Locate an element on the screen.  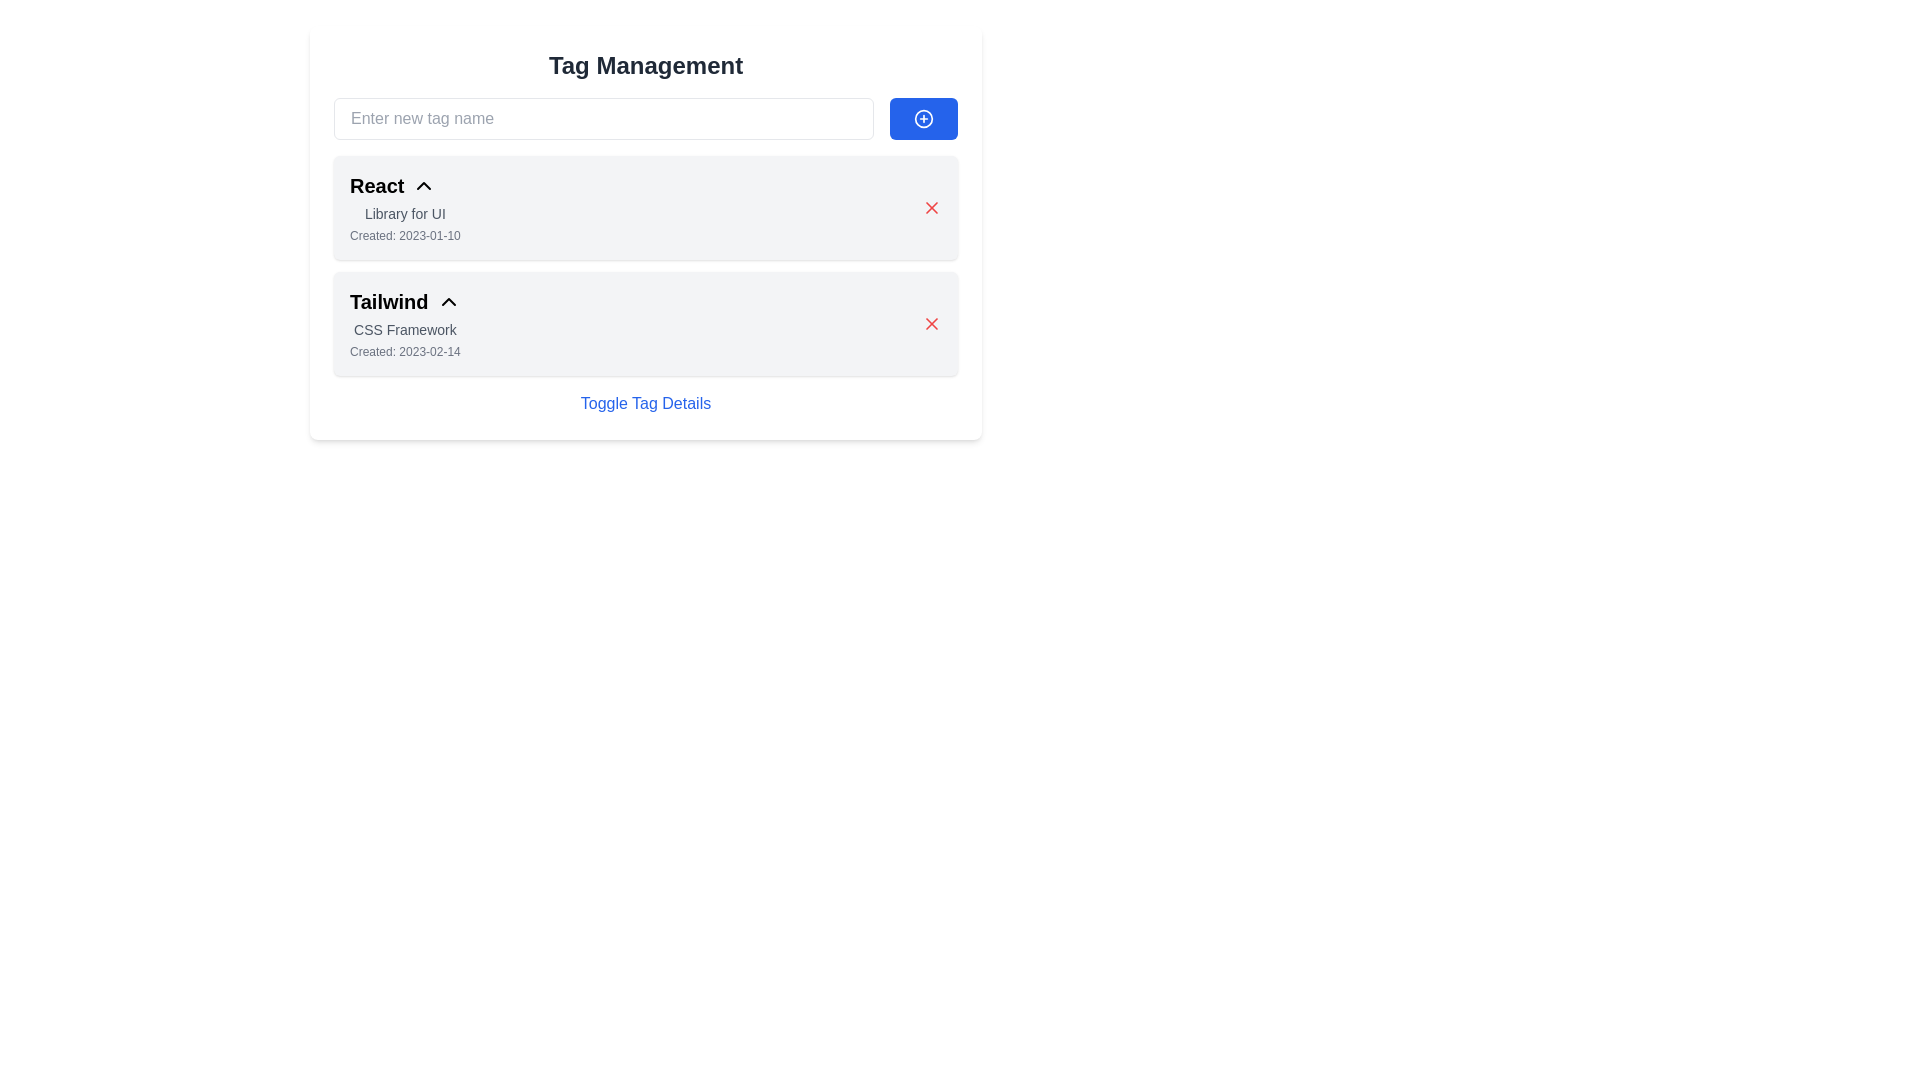
the small, light gray-colored static text displaying 'Created: 2023-02-14', located below the 'CSS Framework' label within the 'Tailwind' item group is located at coordinates (404, 350).